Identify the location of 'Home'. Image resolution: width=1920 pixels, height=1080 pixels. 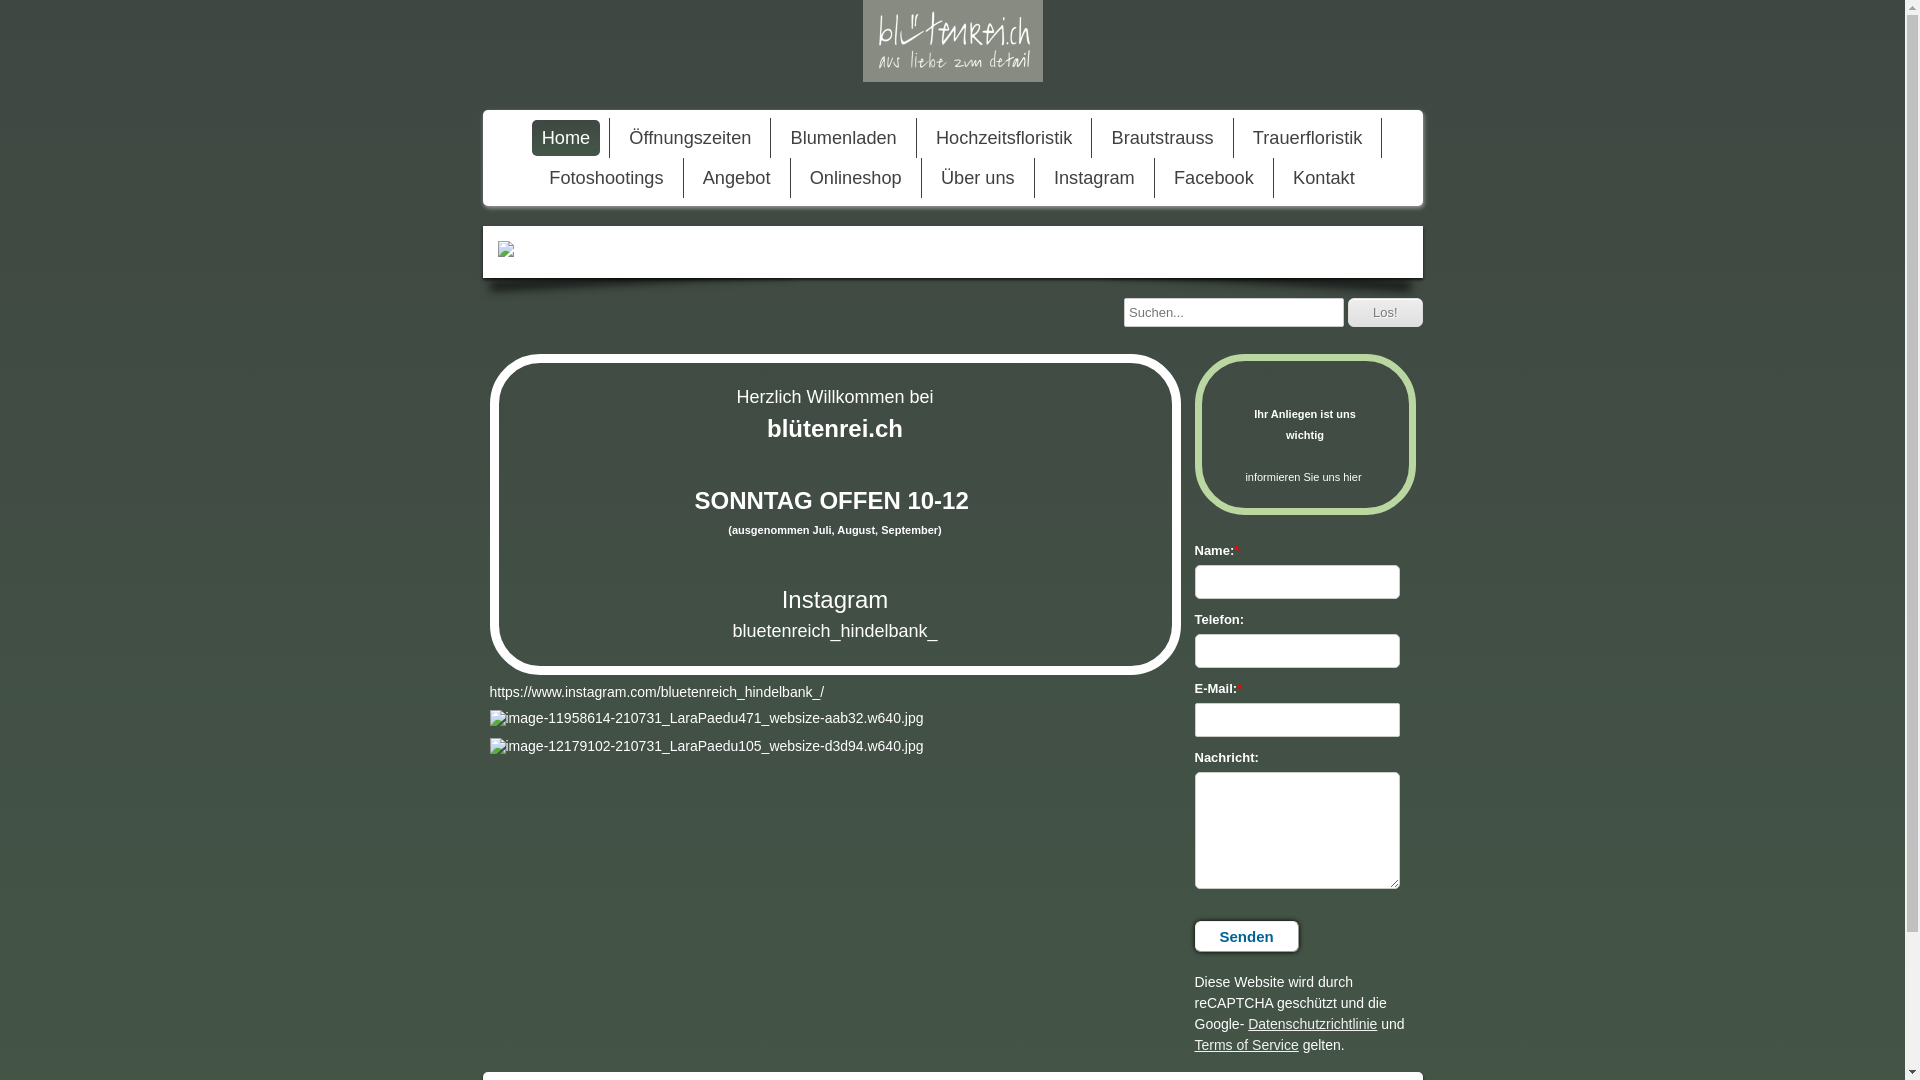
(565, 137).